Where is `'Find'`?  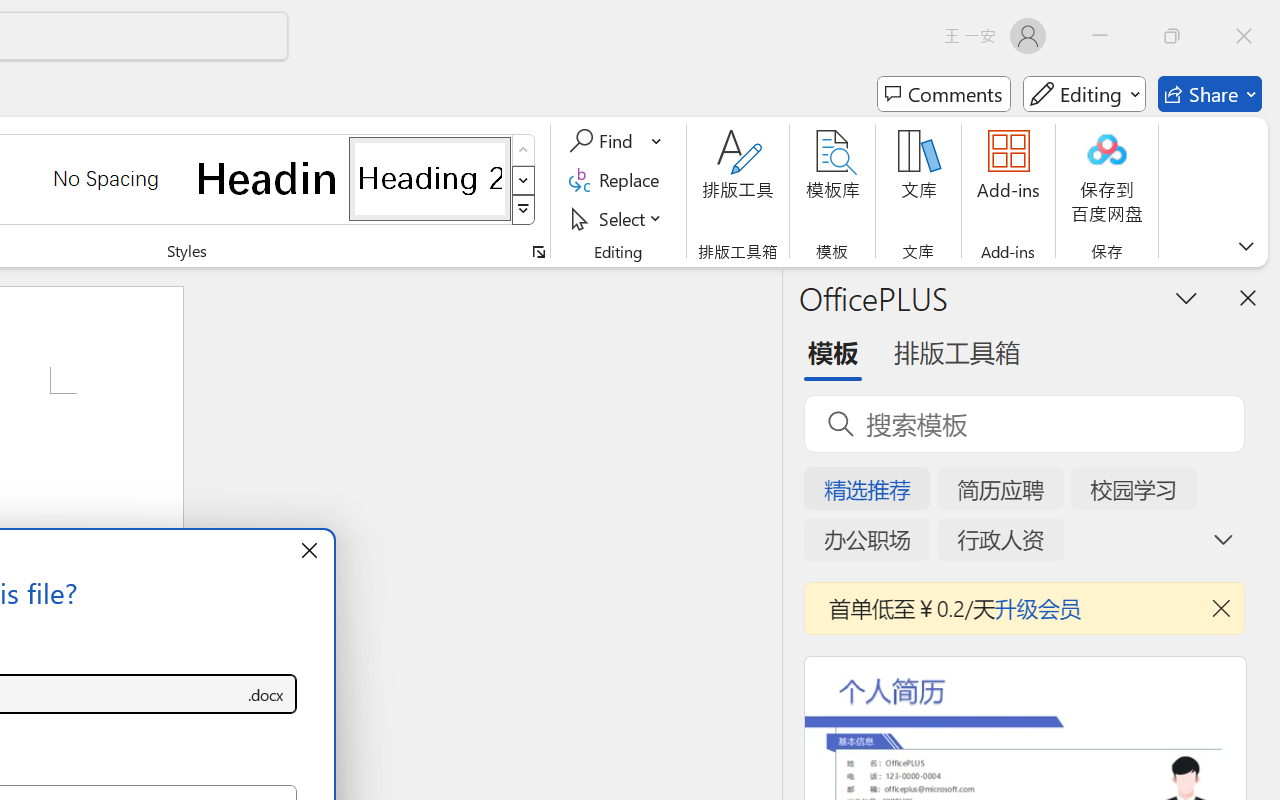 'Find' is located at coordinates (603, 141).